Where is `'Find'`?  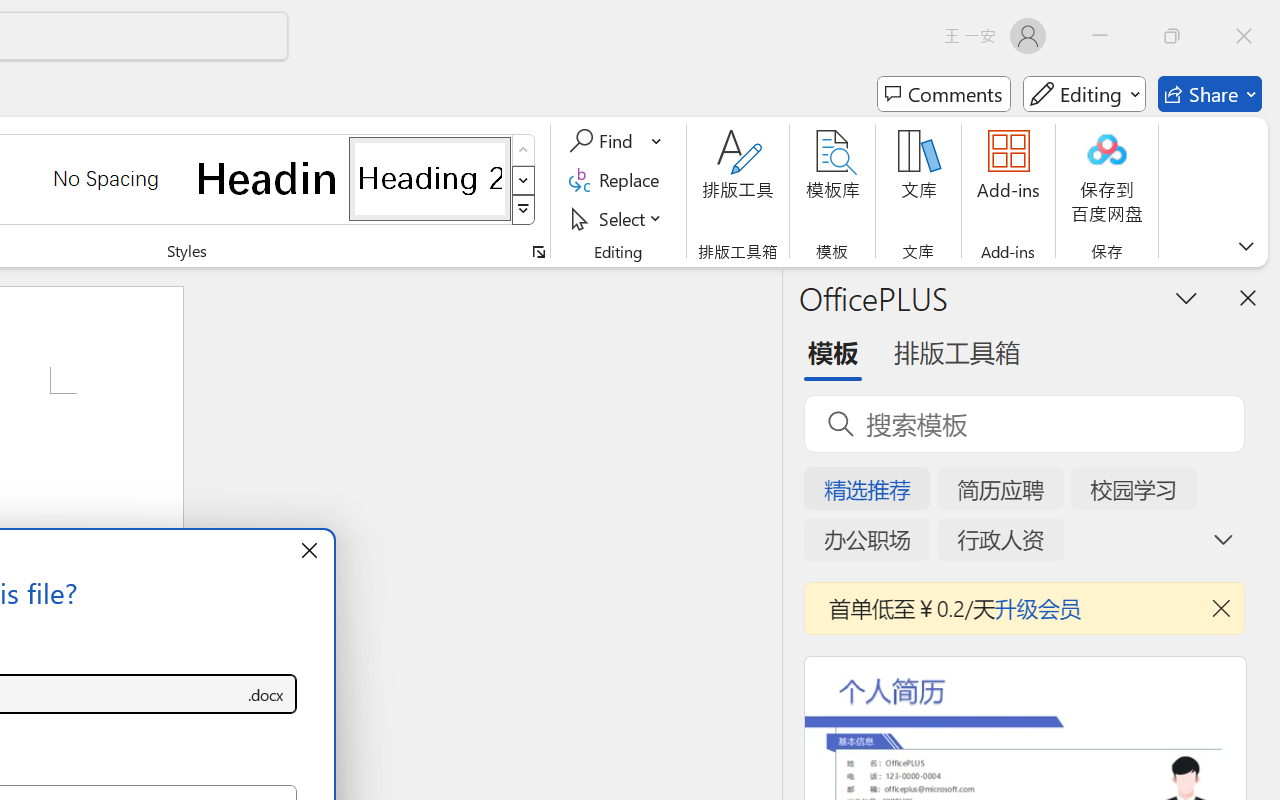 'Find' is located at coordinates (603, 141).